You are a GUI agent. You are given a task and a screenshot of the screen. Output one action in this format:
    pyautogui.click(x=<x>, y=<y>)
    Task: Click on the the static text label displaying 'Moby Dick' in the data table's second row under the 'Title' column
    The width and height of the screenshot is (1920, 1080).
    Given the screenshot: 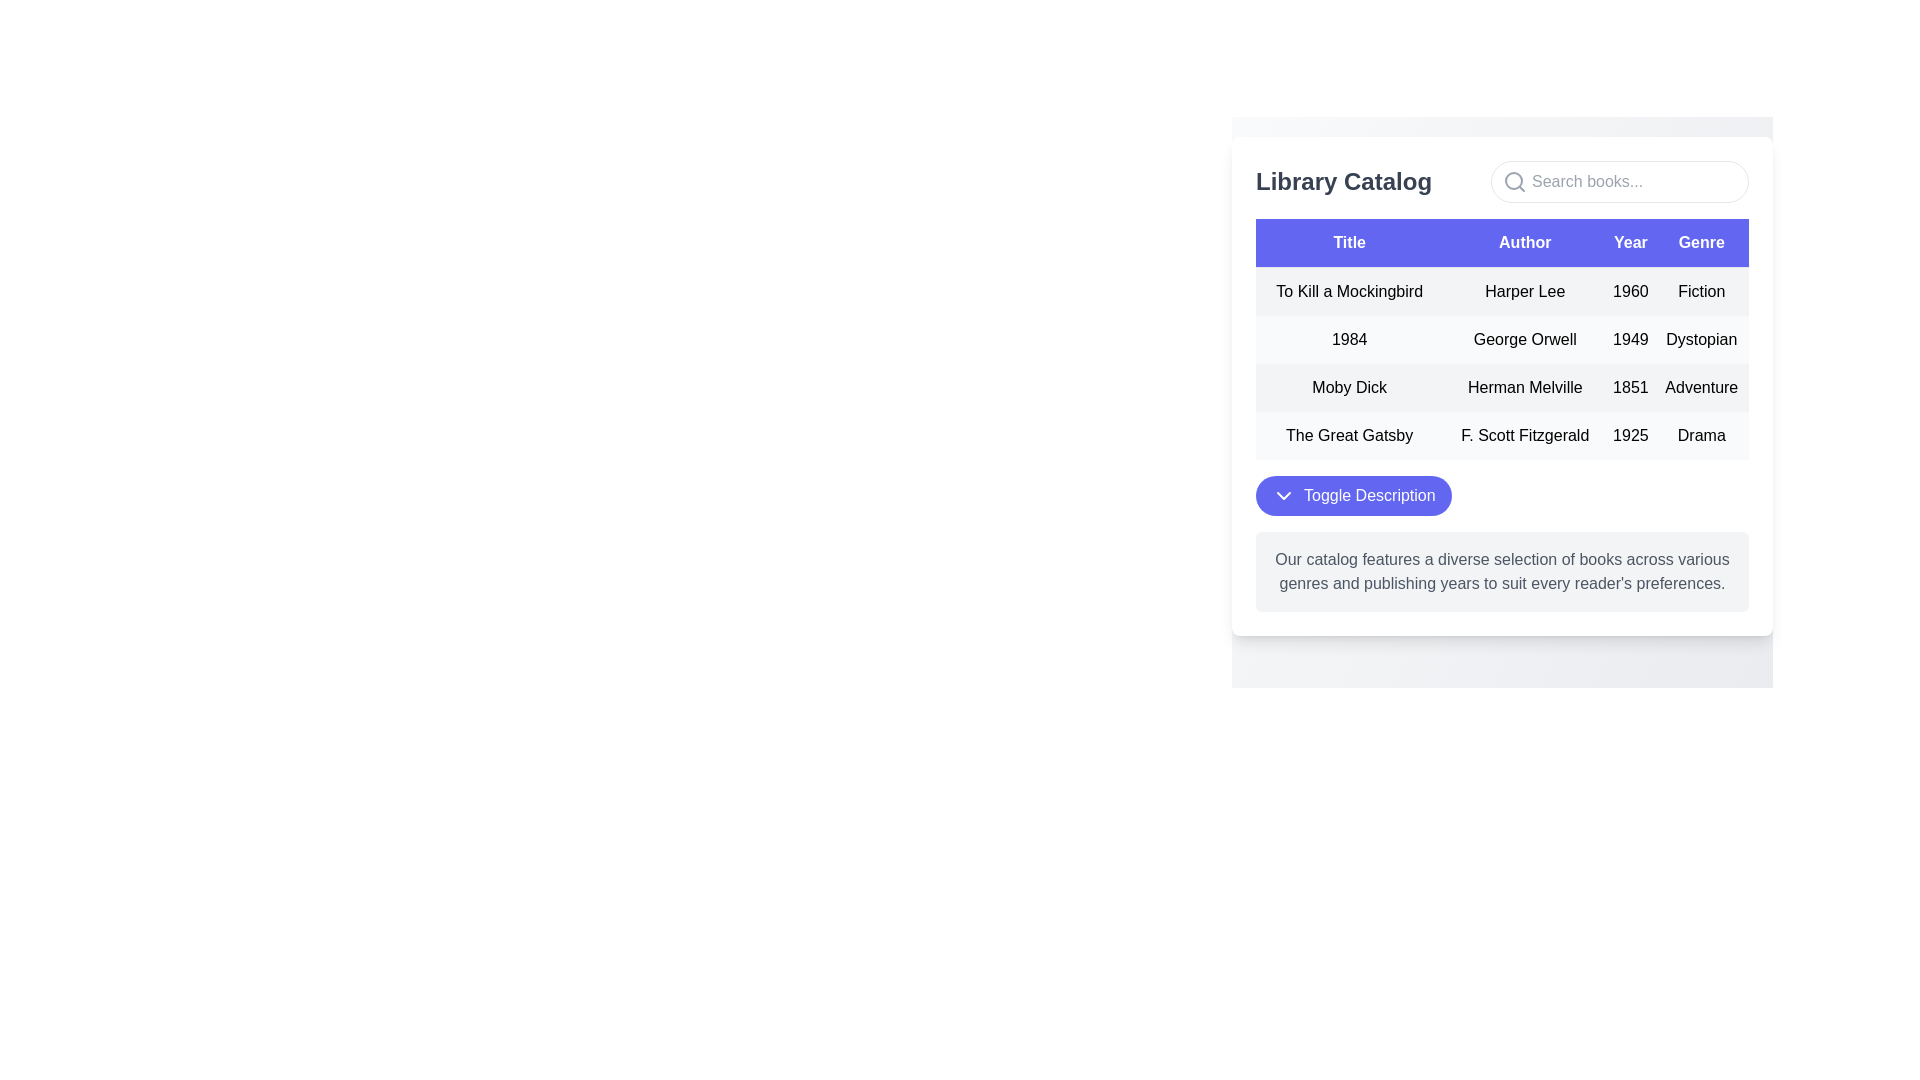 What is the action you would take?
    pyautogui.click(x=1349, y=388)
    